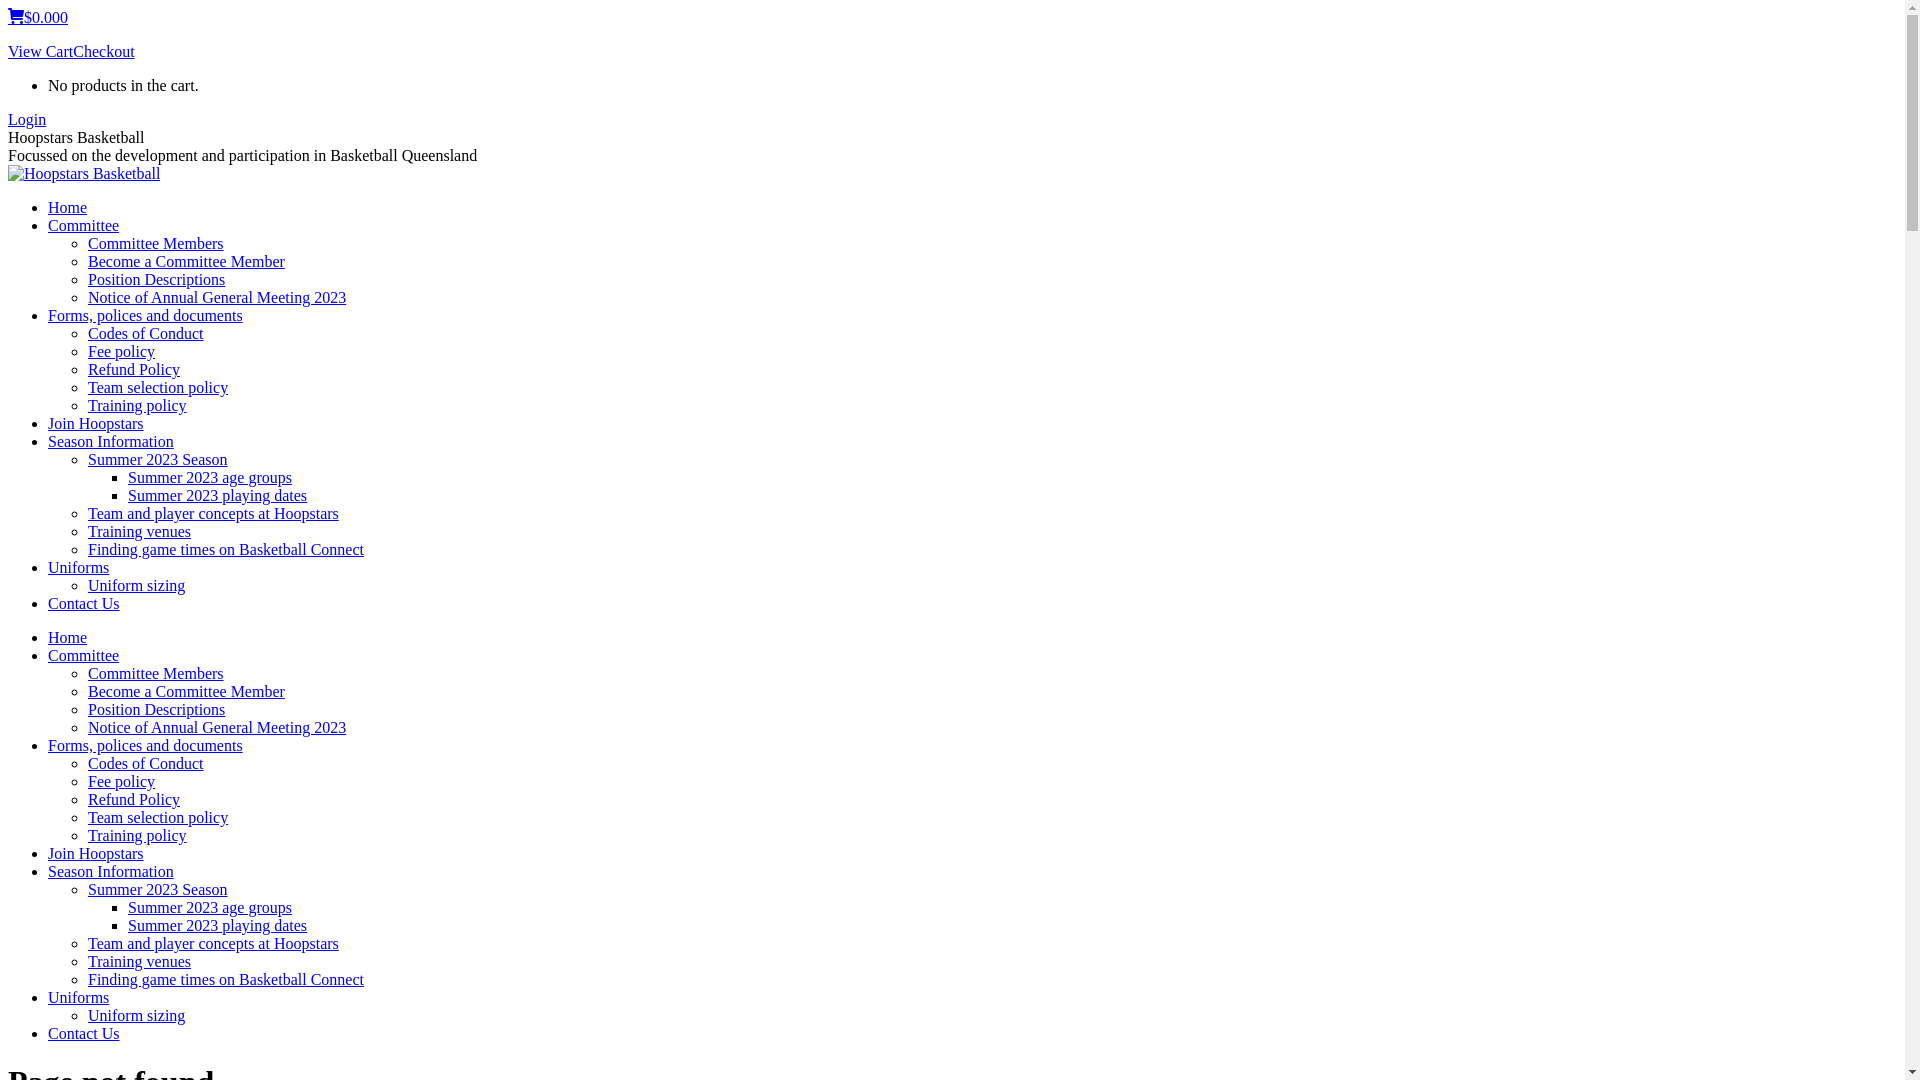 This screenshot has height=1080, width=1920. What do you see at coordinates (186, 690) in the screenshot?
I see `'Become a Committee Member'` at bounding box center [186, 690].